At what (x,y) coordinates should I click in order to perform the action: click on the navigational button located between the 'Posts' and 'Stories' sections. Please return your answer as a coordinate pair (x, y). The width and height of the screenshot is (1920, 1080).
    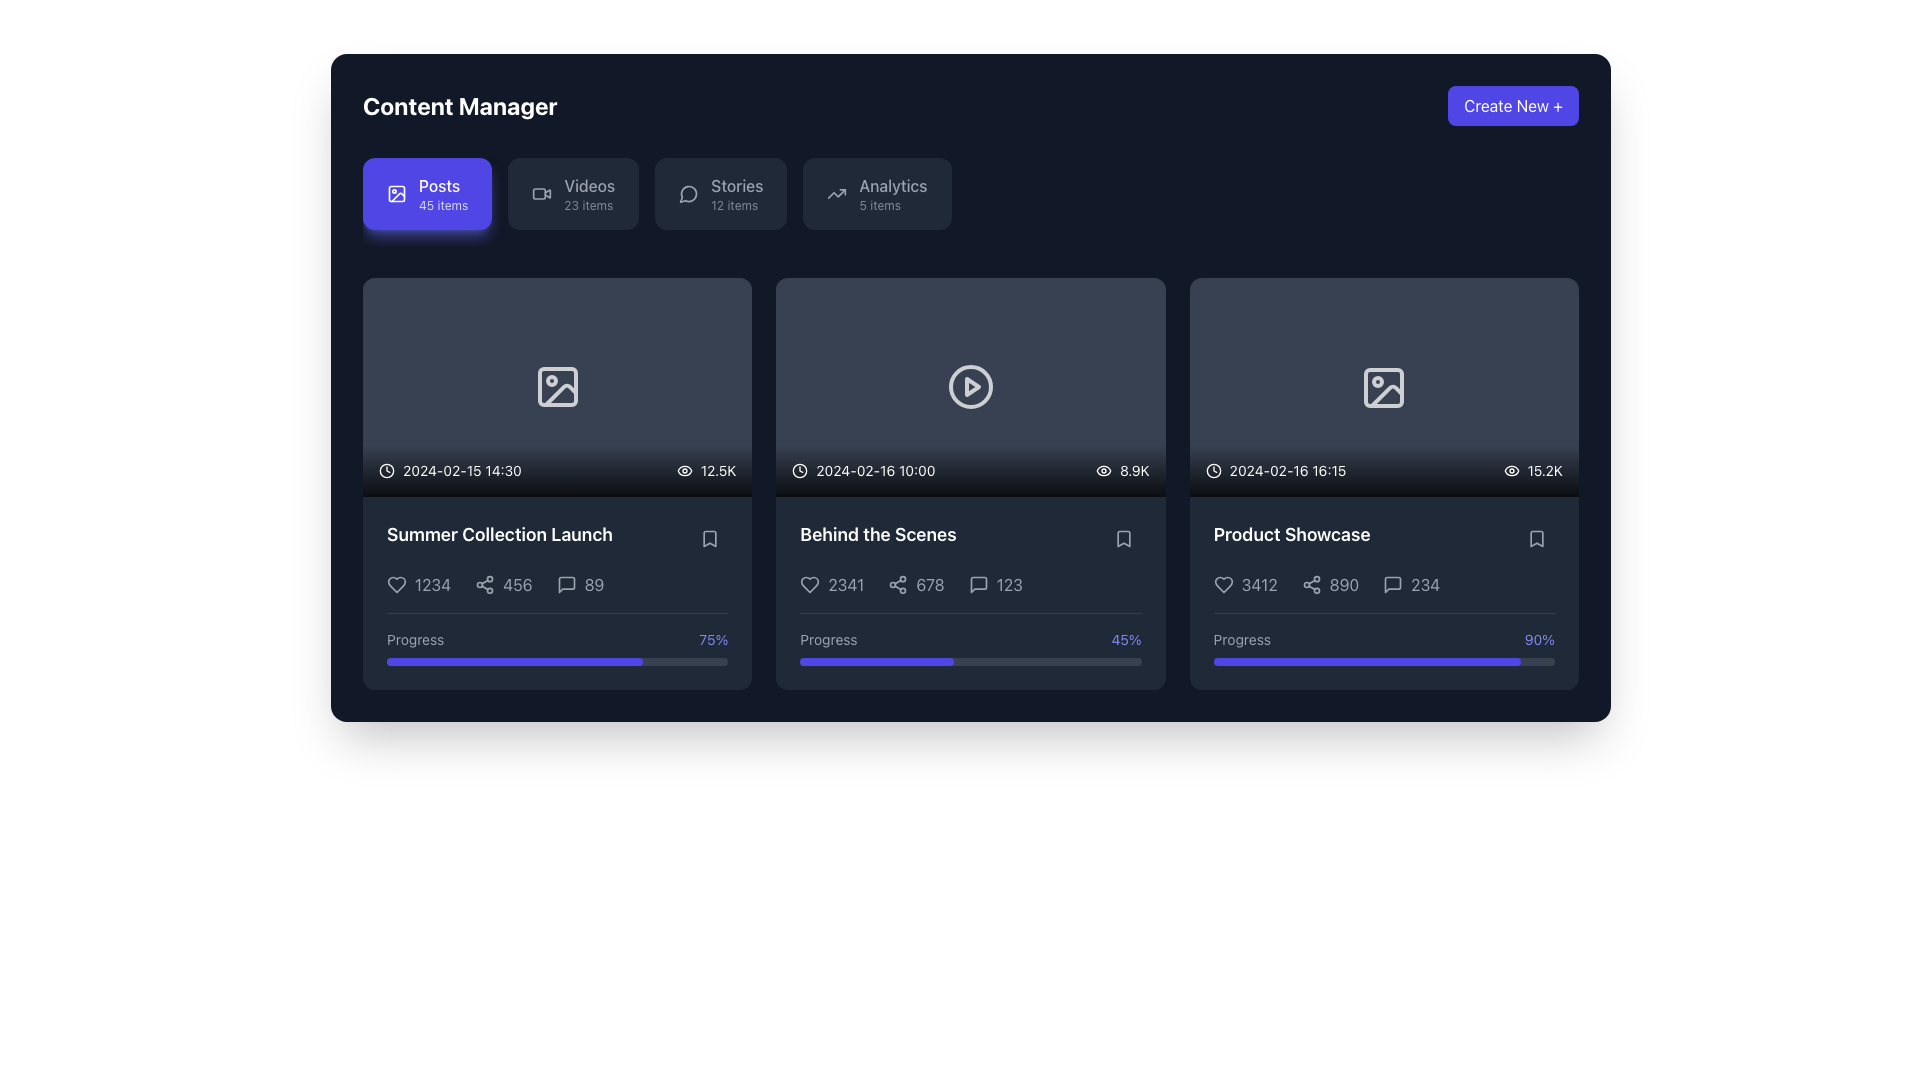
    Looking at the image, I should click on (572, 193).